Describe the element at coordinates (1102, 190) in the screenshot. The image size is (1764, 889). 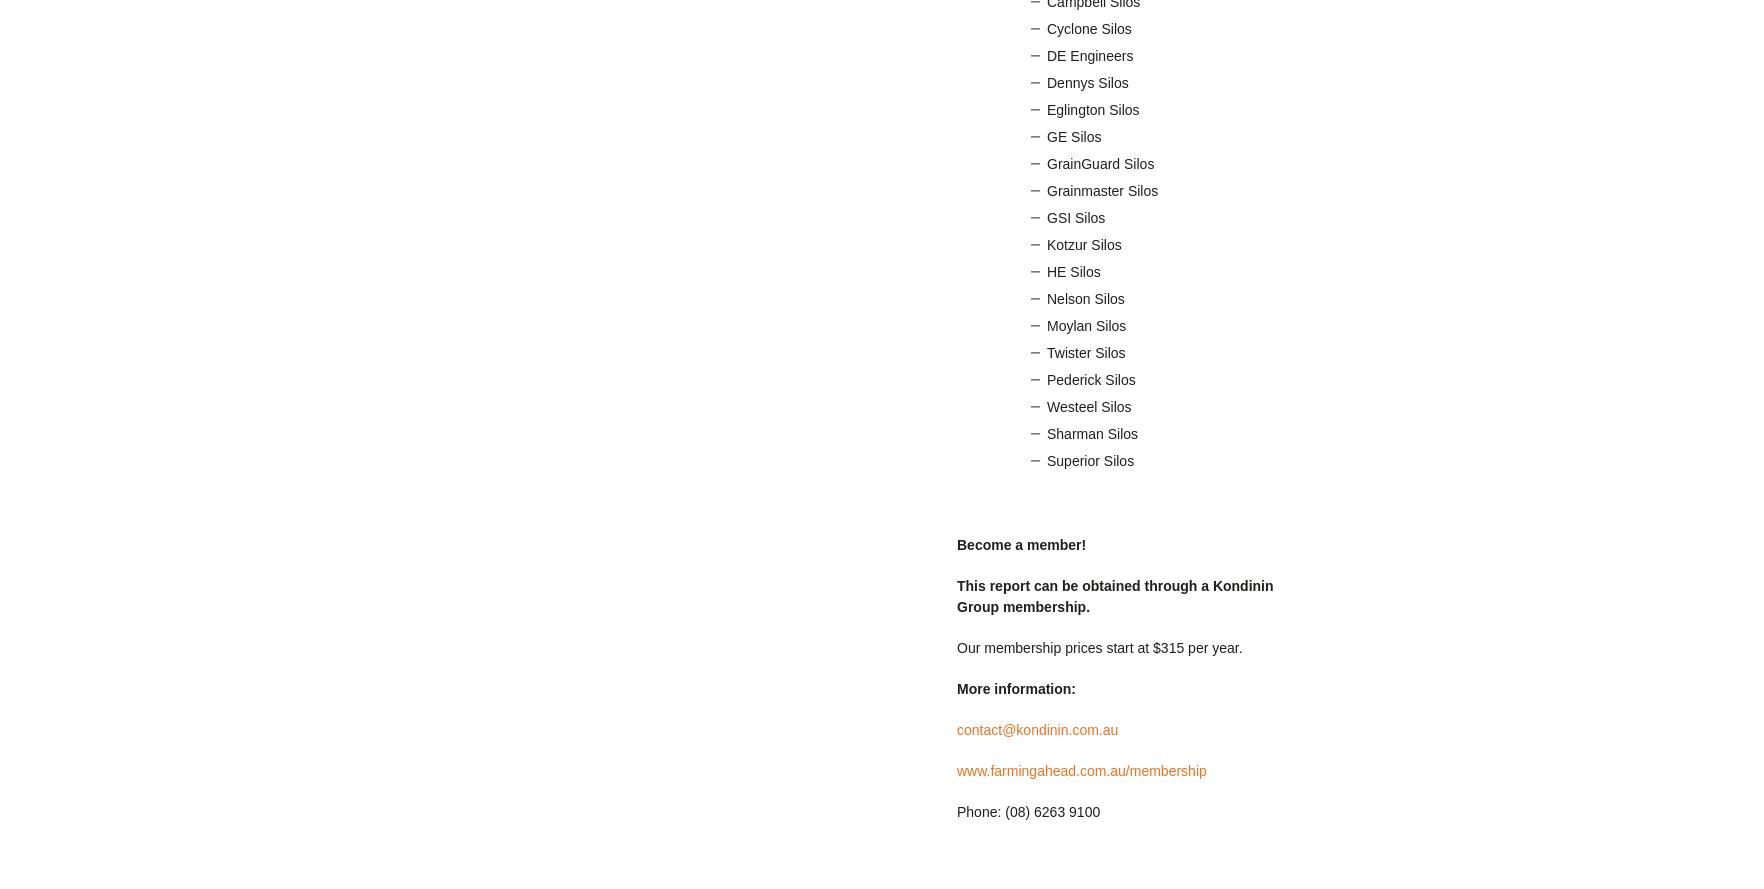
I see `'Grainmaster Silos'` at that location.